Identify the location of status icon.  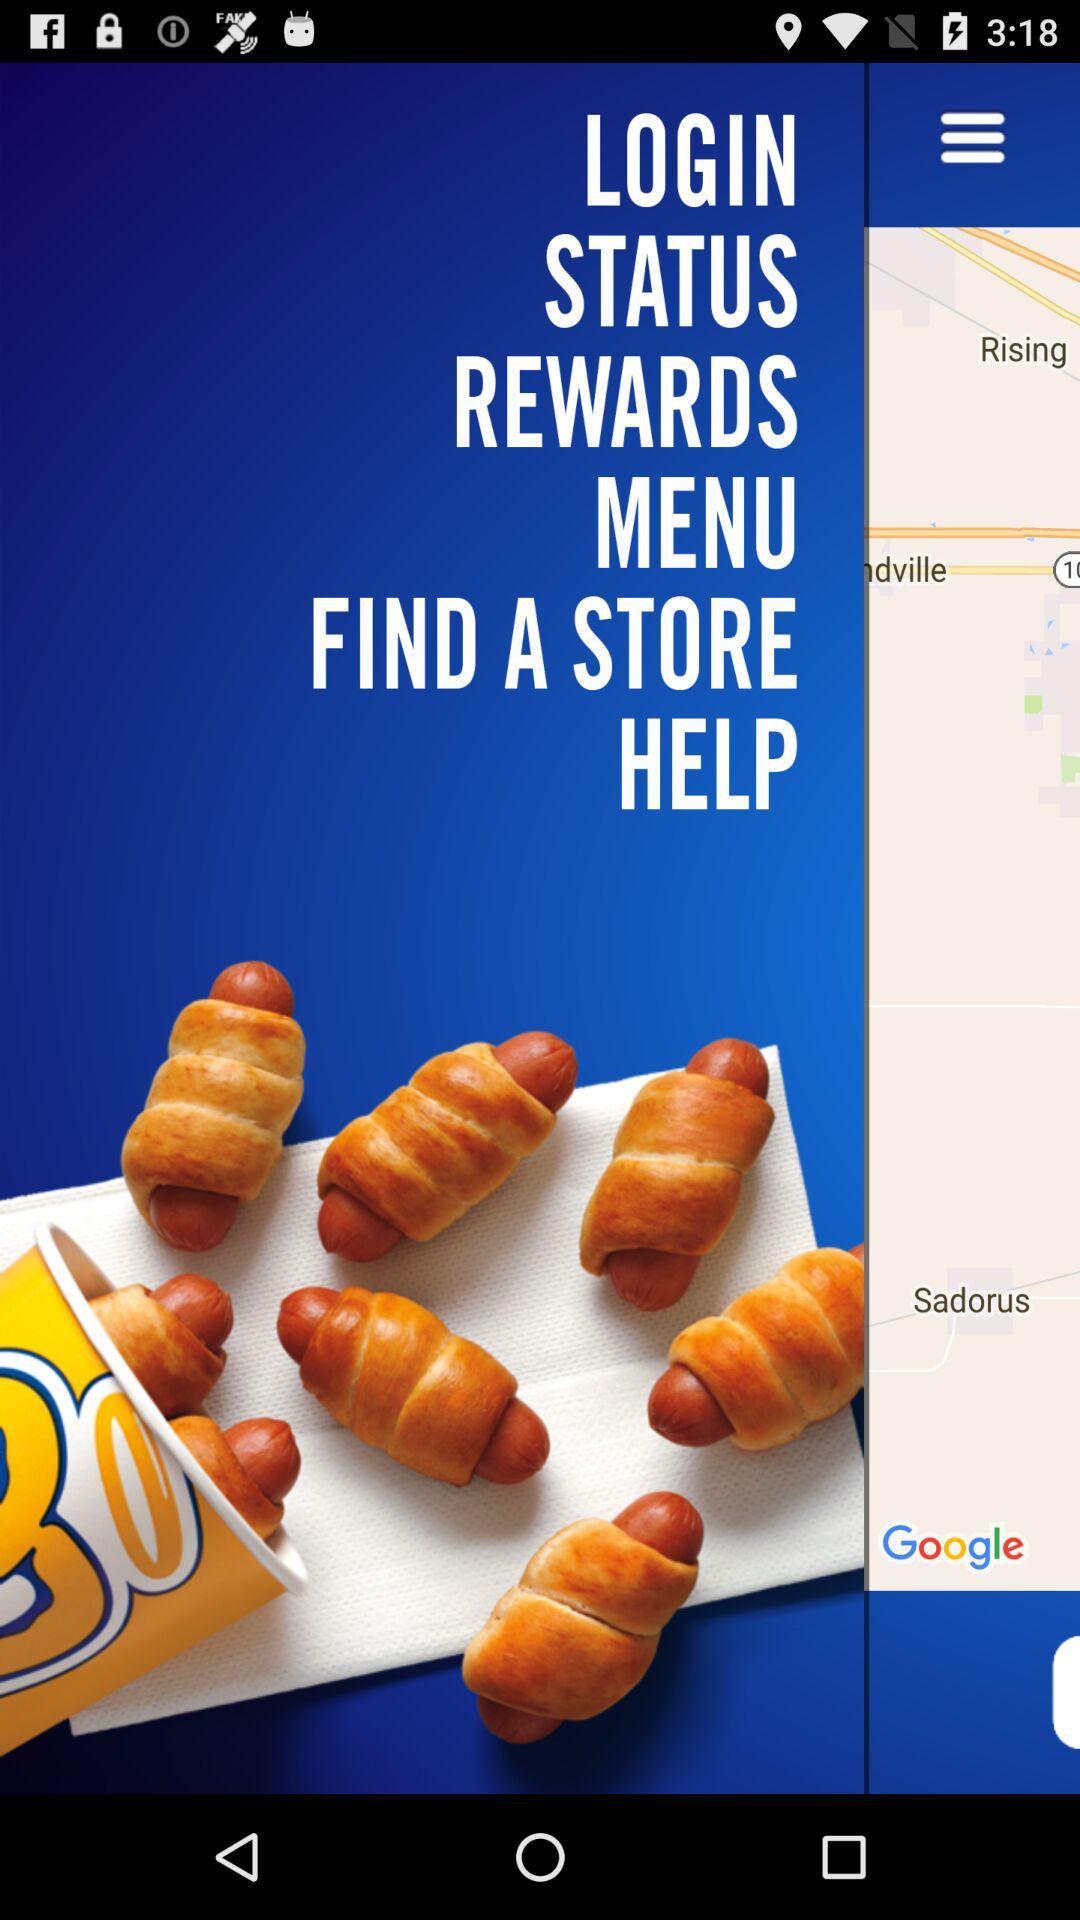
(443, 279).